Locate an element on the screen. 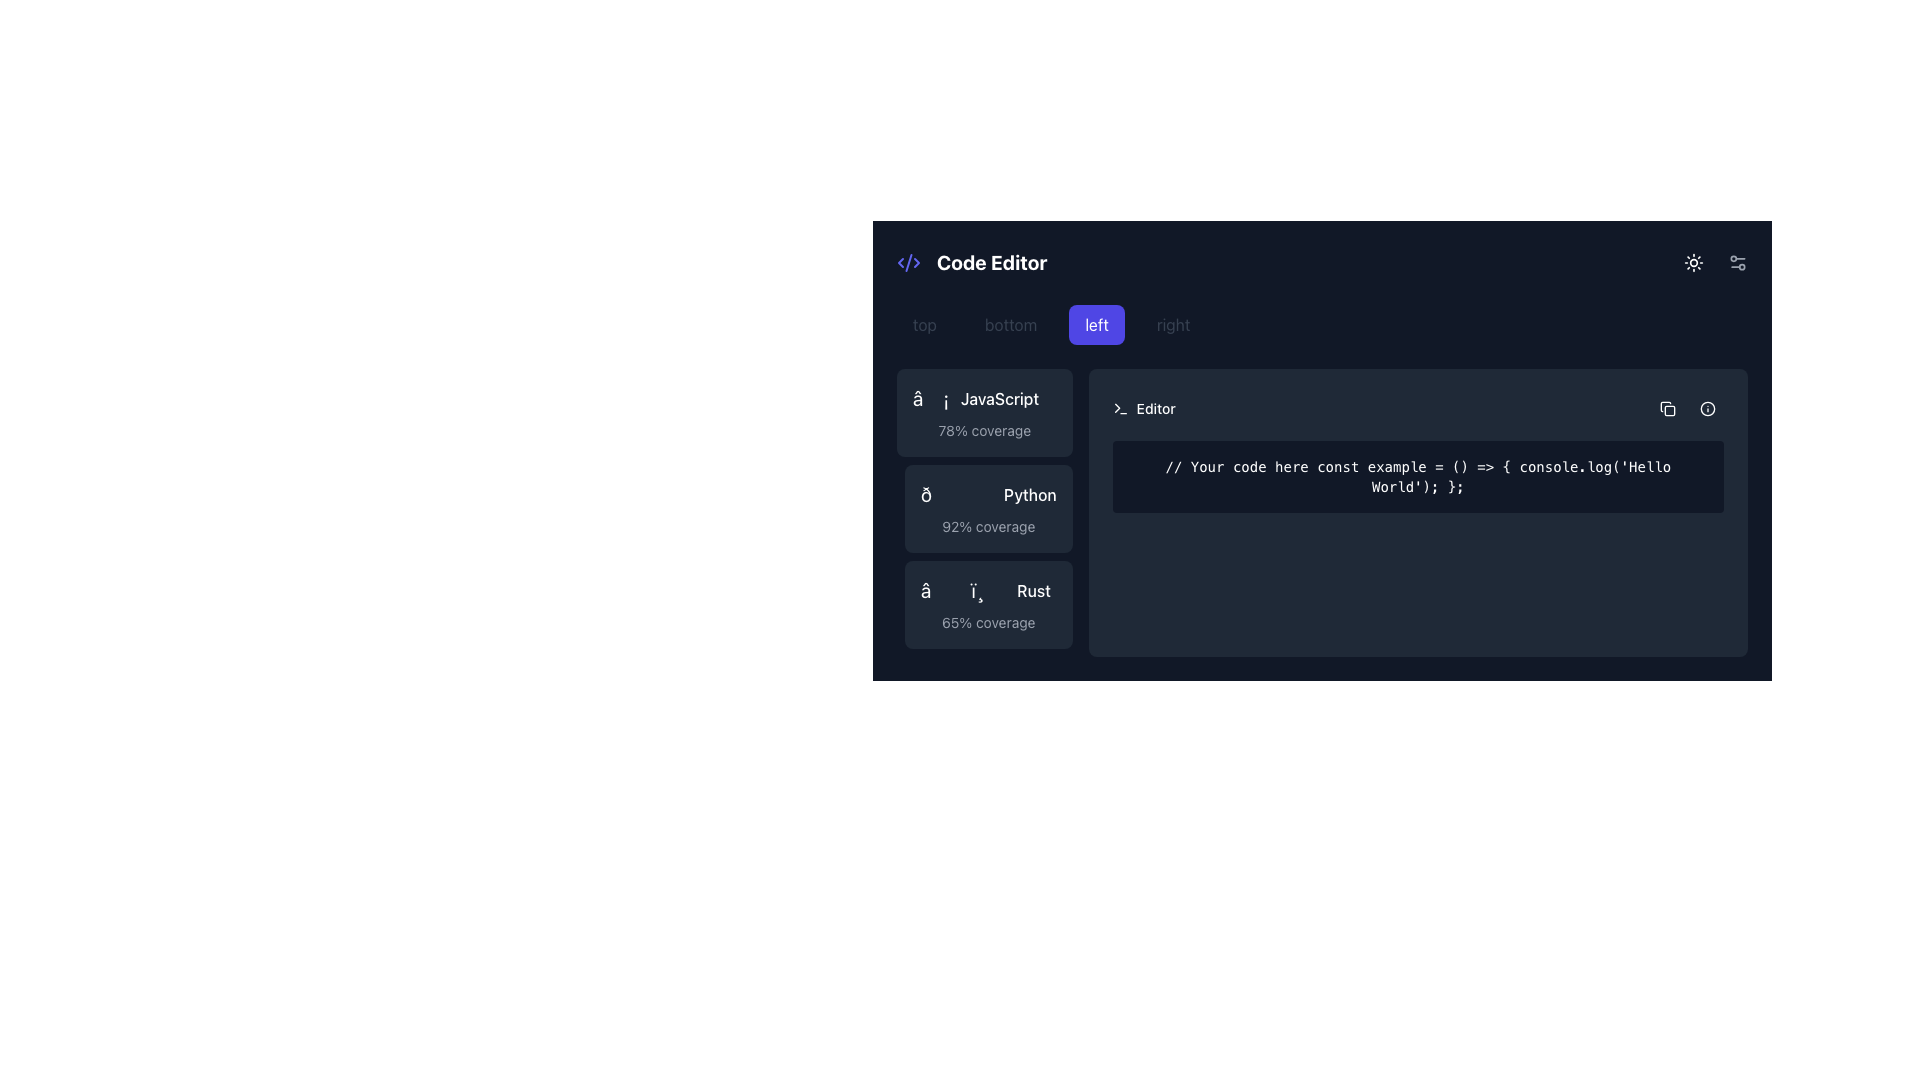 Image resolution: width=1920 pixels, height=1080 pixels. the theme toggle button located in the upper-right corner of the interface is located at coordinates (1693, 261).